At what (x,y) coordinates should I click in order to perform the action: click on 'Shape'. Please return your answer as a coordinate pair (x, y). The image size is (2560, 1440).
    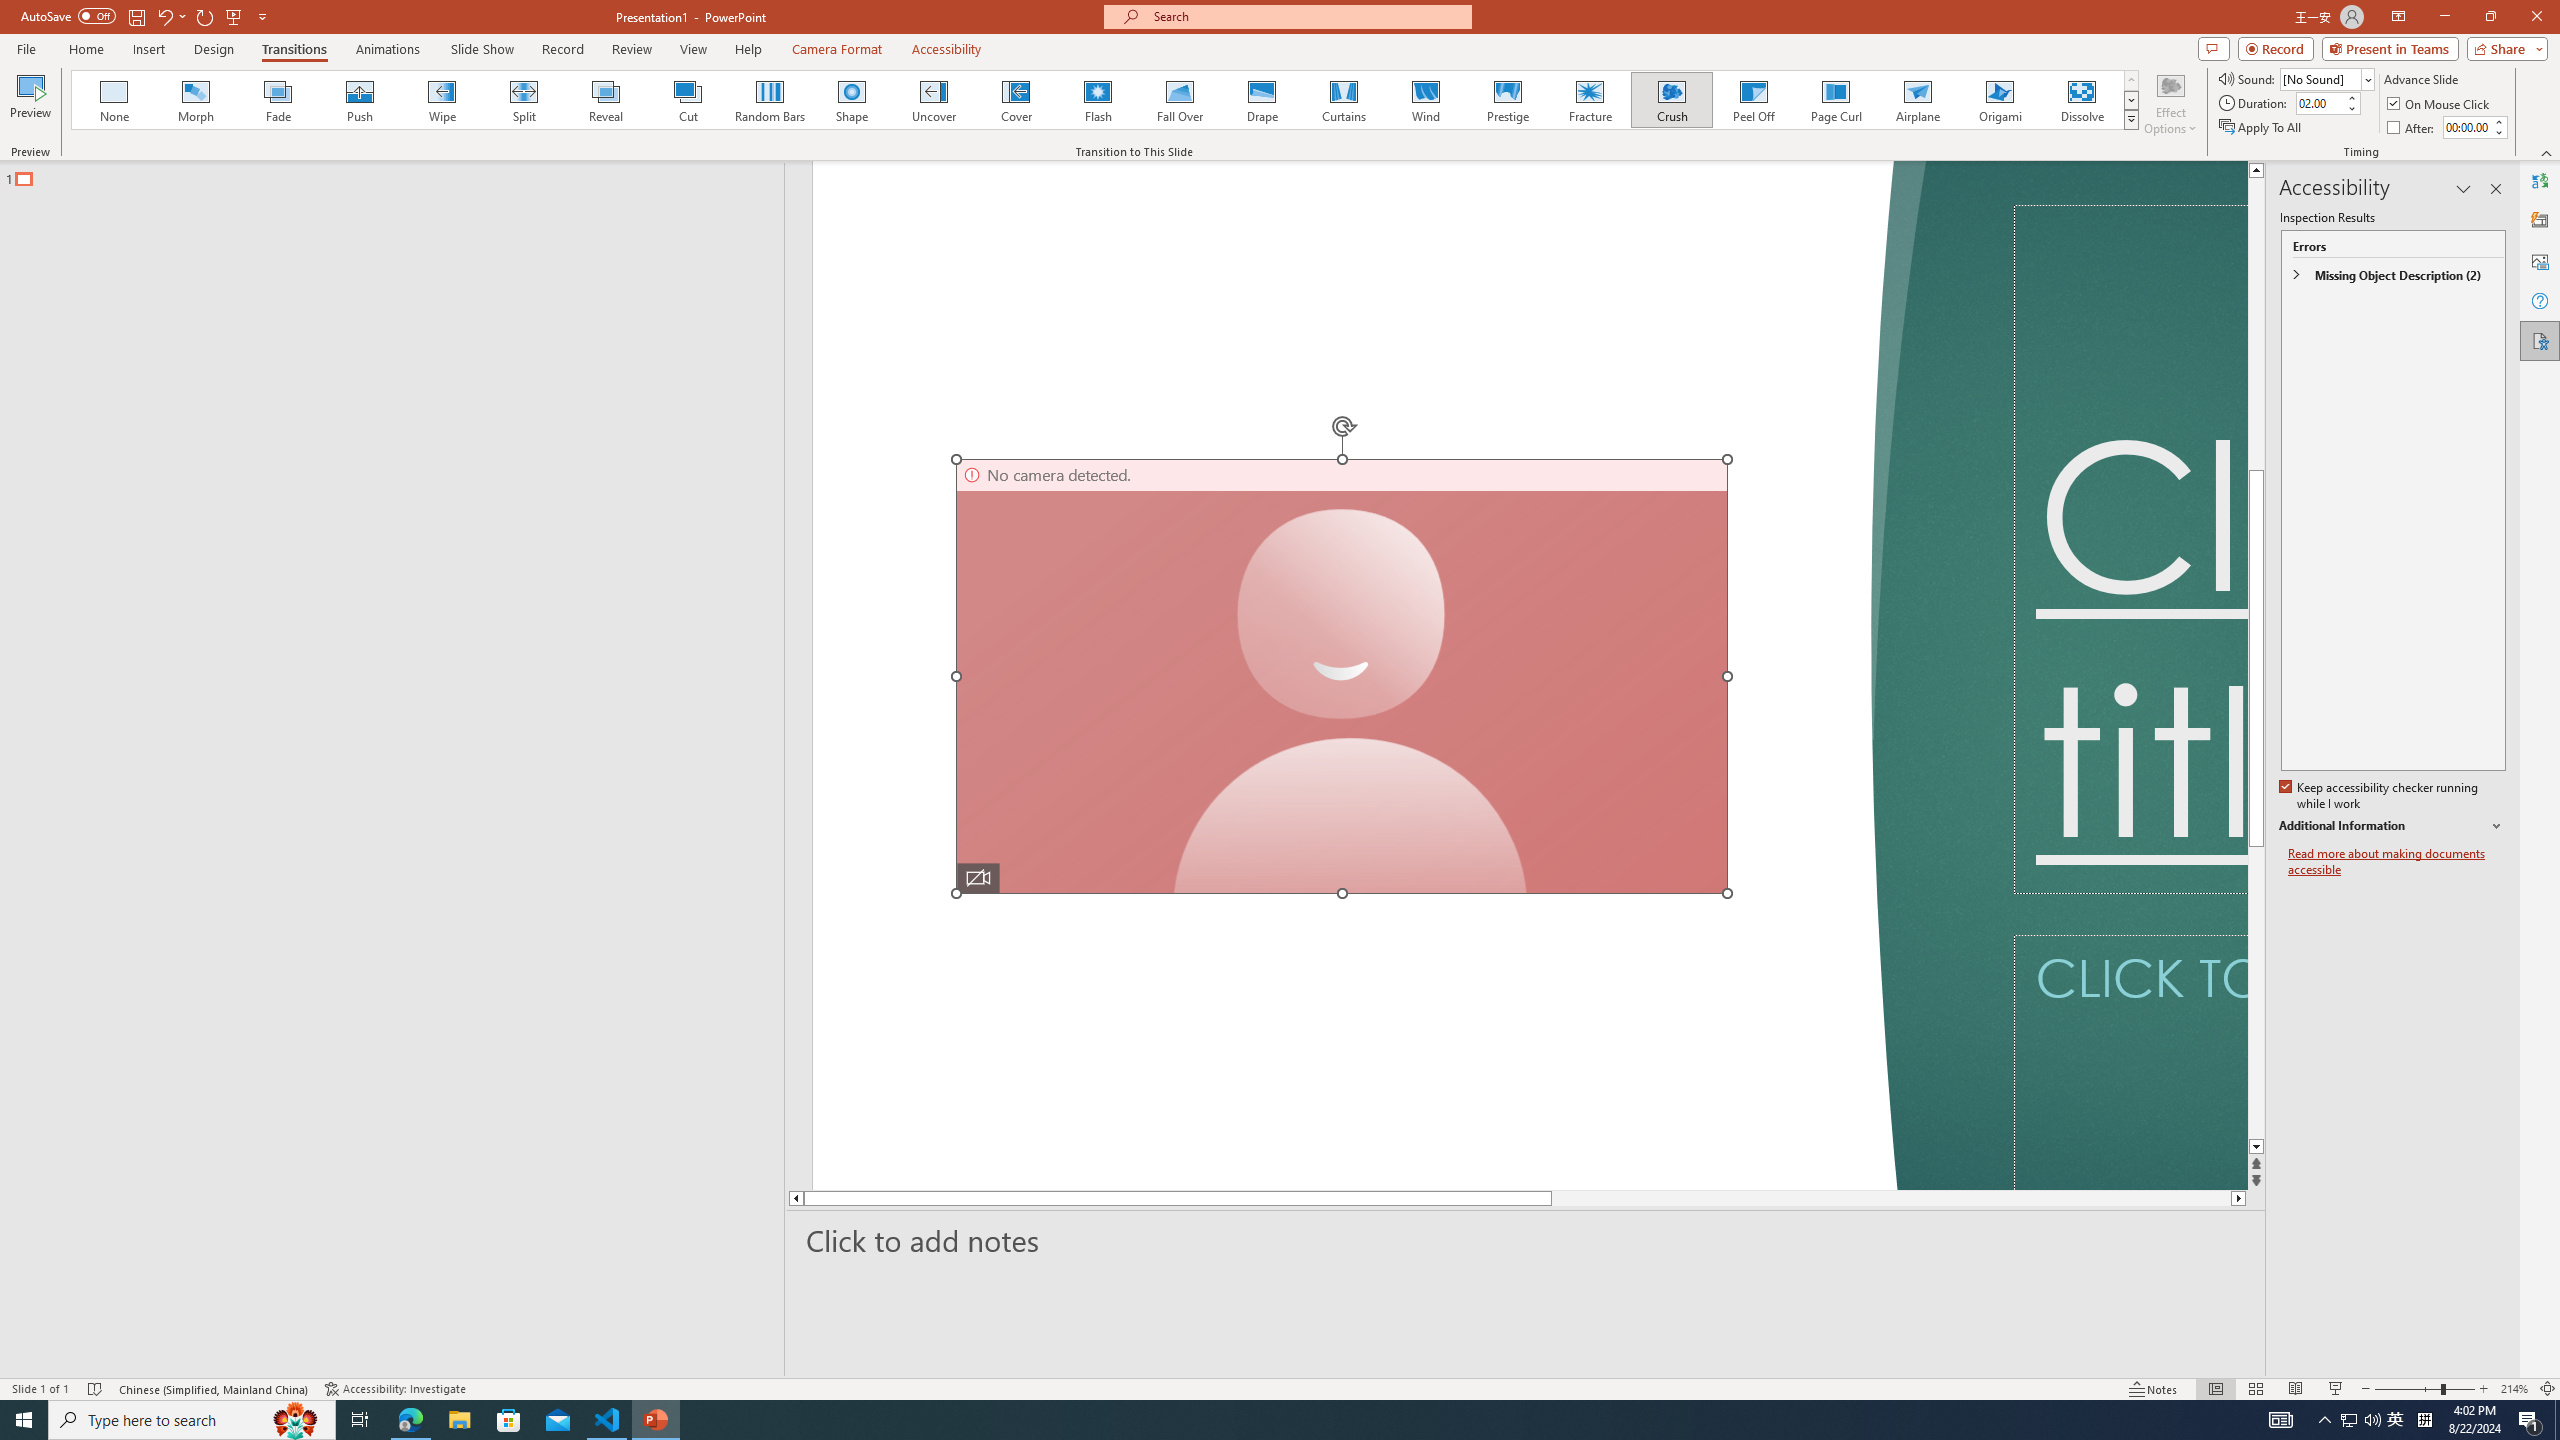
    Looking at the image, I should click on (851, 99).